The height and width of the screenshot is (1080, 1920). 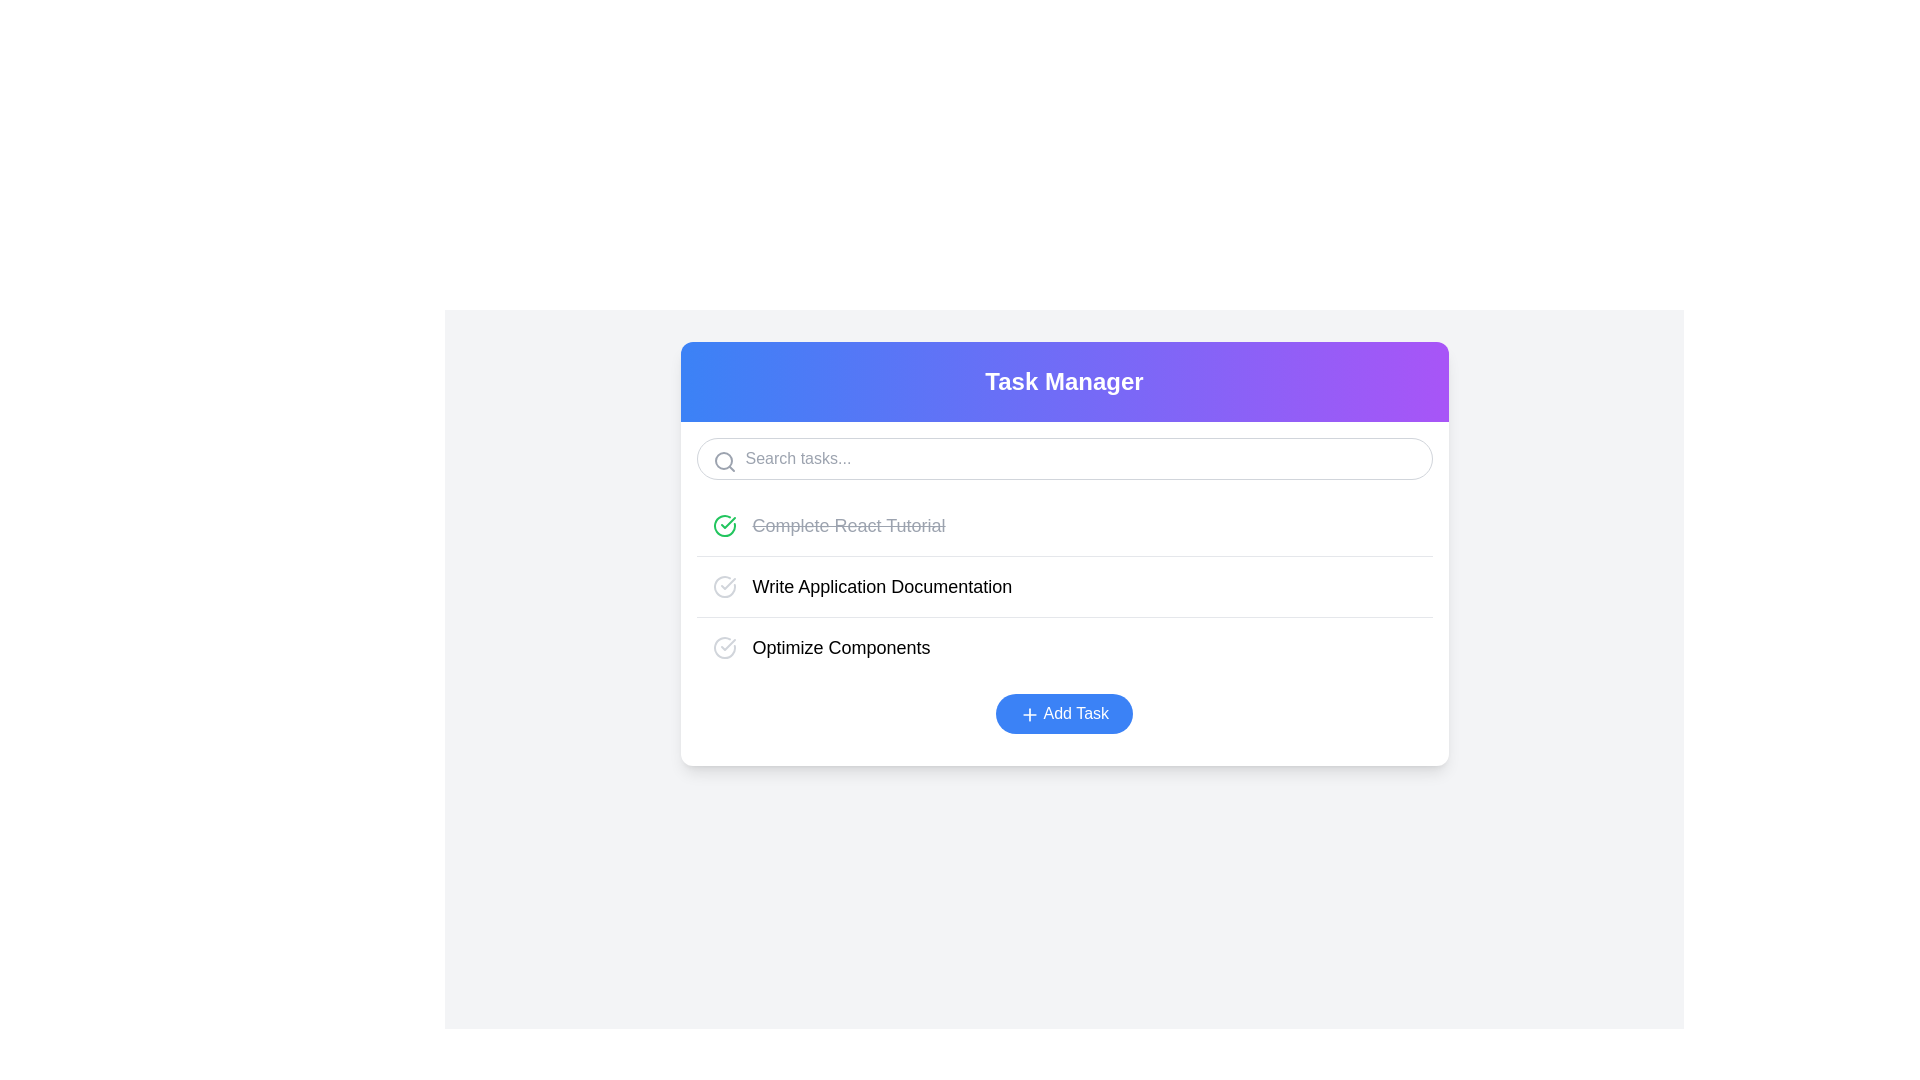 What do you see at coordinates (829, 524) in the screenshot?
I see `the strikethrough text label indicating the completed task 'Complete React Tutorial'` at bounding box center [829, 524].